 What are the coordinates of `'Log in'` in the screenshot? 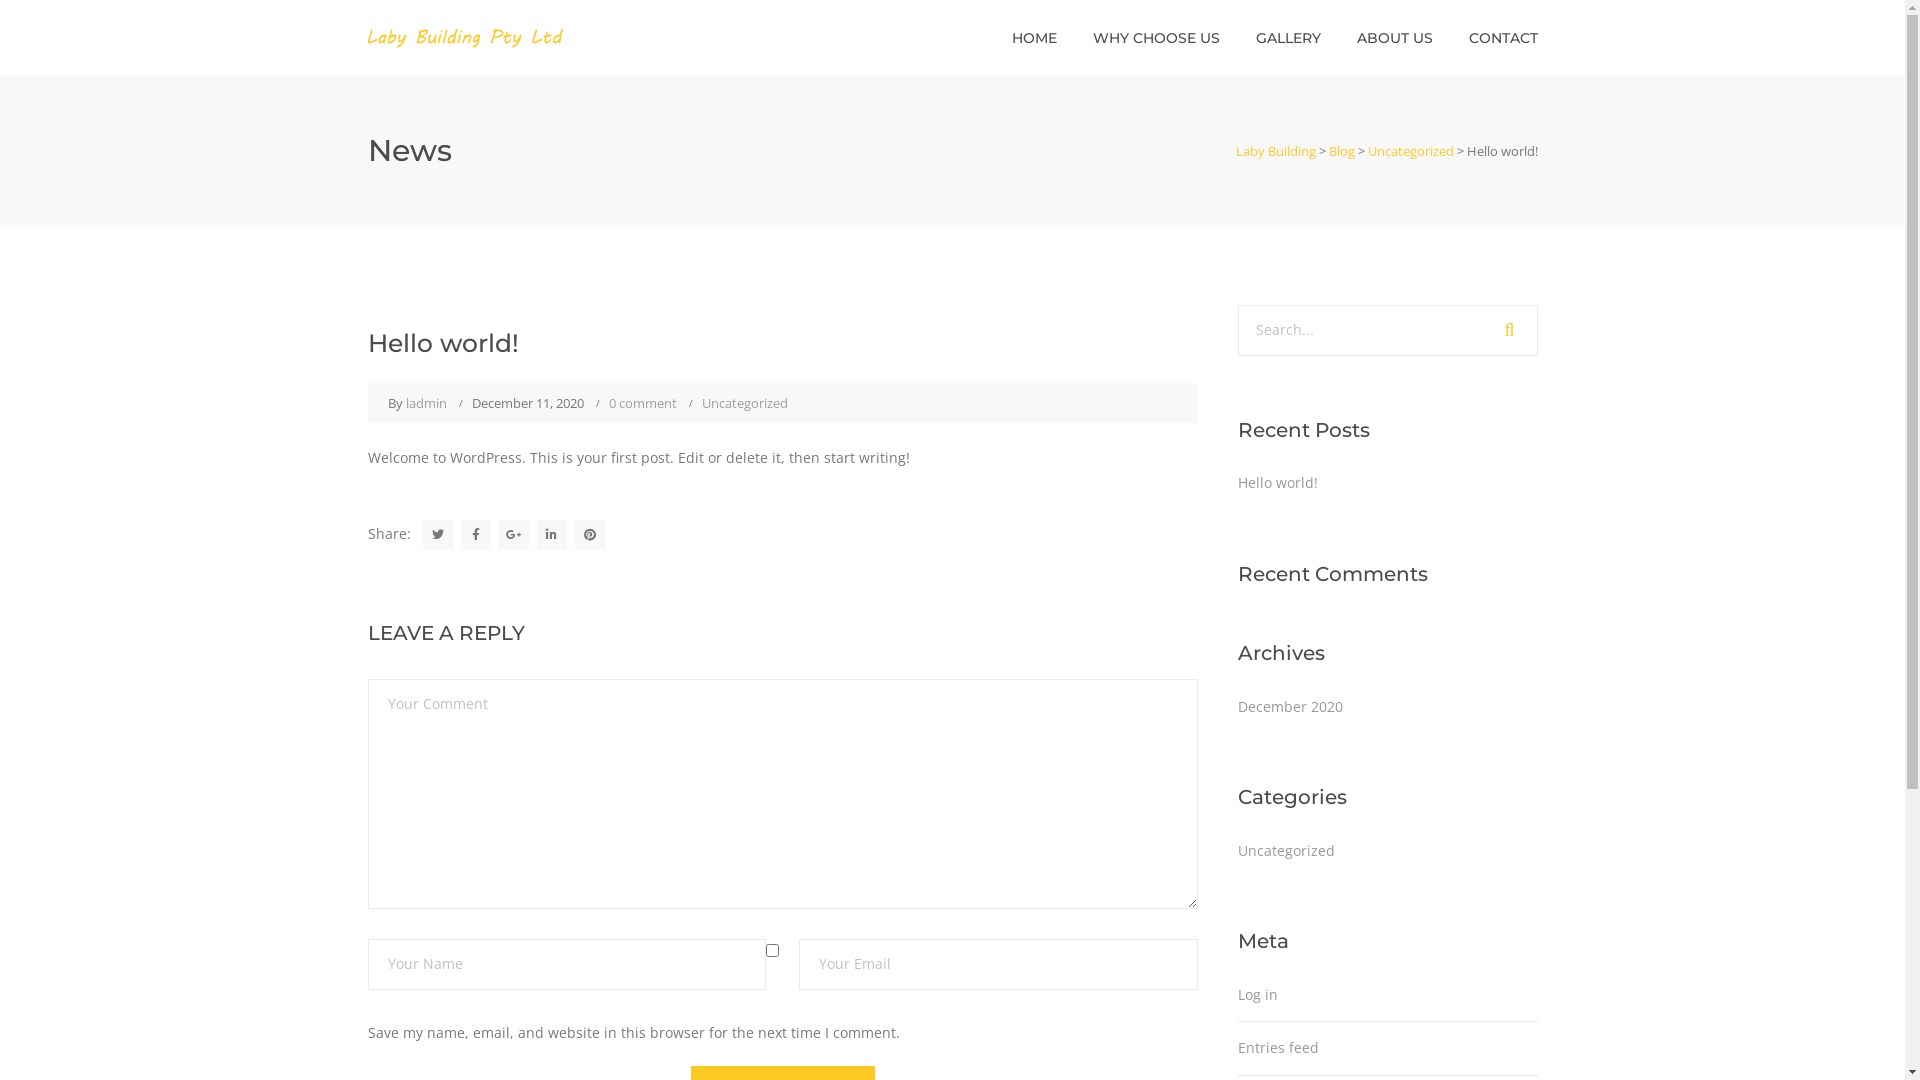 It's located at (1237, 994).